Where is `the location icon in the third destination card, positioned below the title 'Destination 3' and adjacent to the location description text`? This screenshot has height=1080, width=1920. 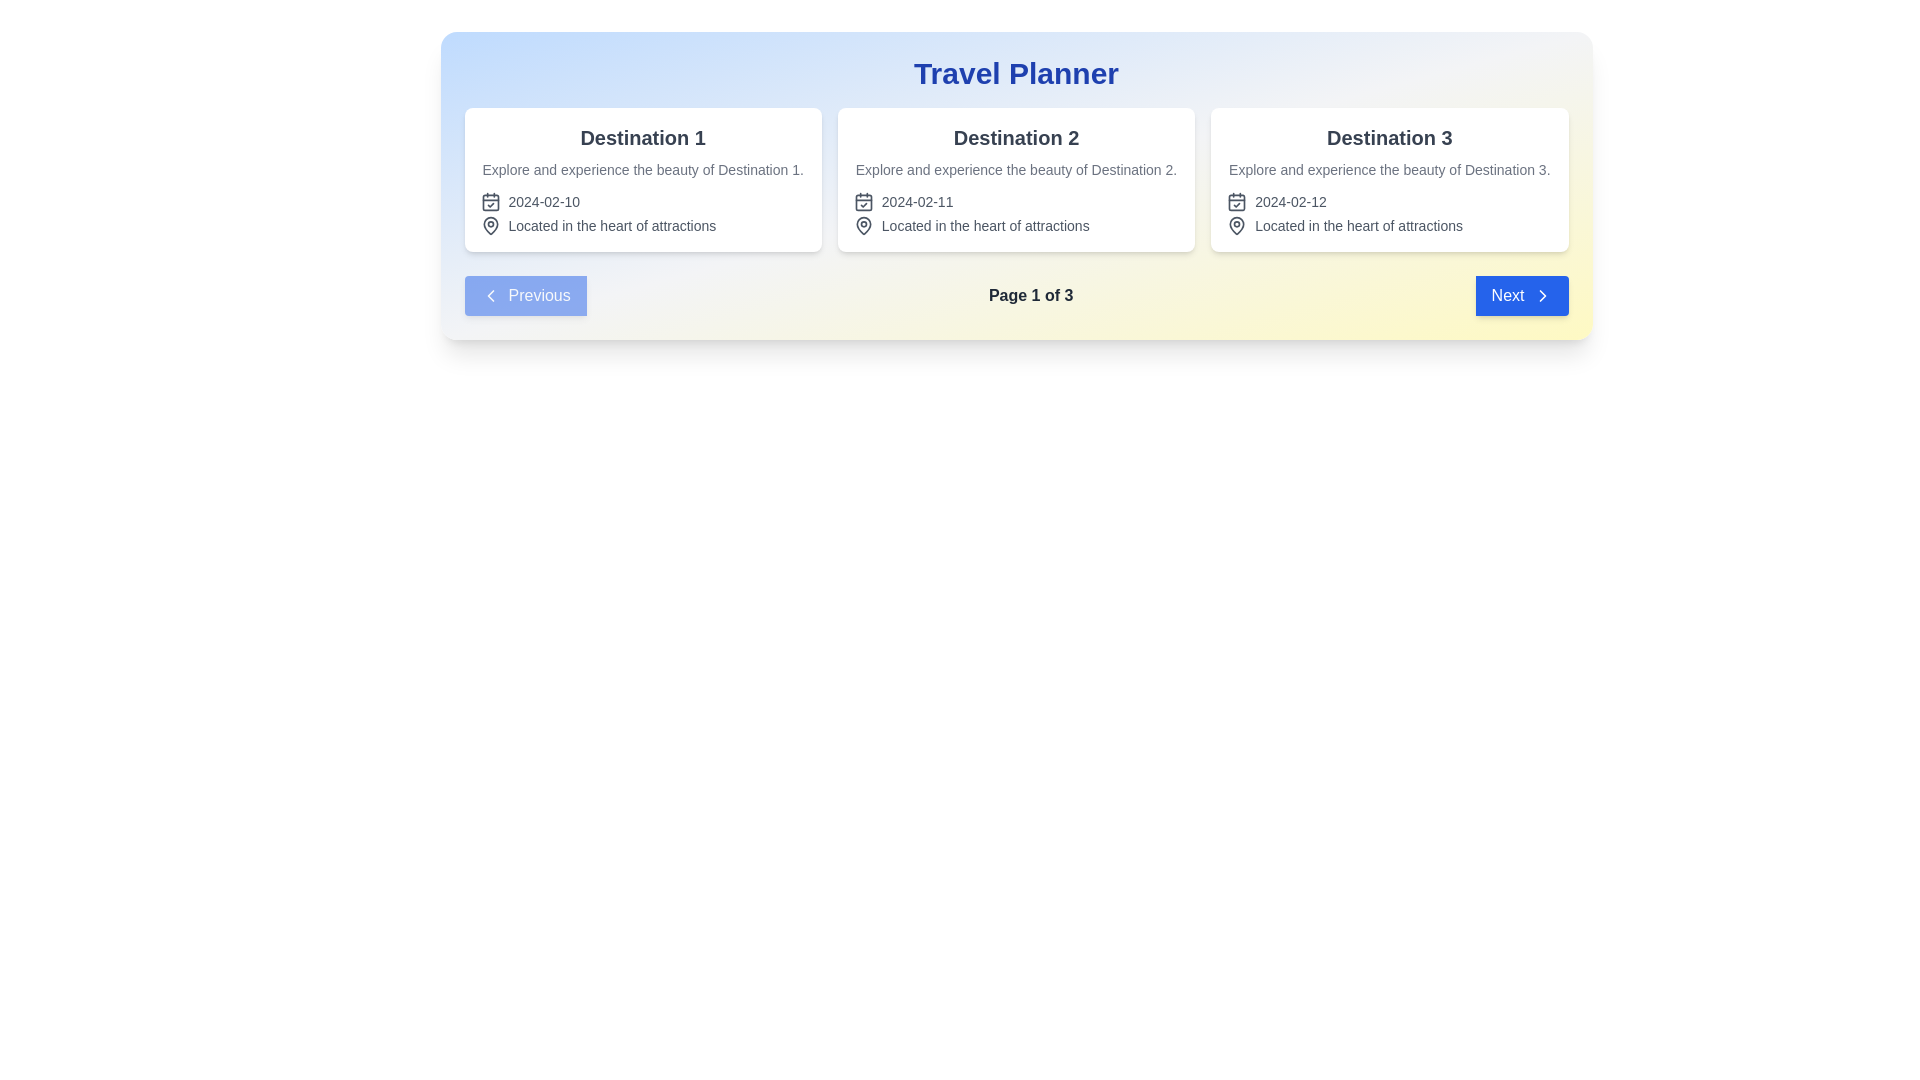
the location icon in the third destination card, positioned below the title 'Destination 3' and adjacent to the location description text is located at coordinates (1236, 225).